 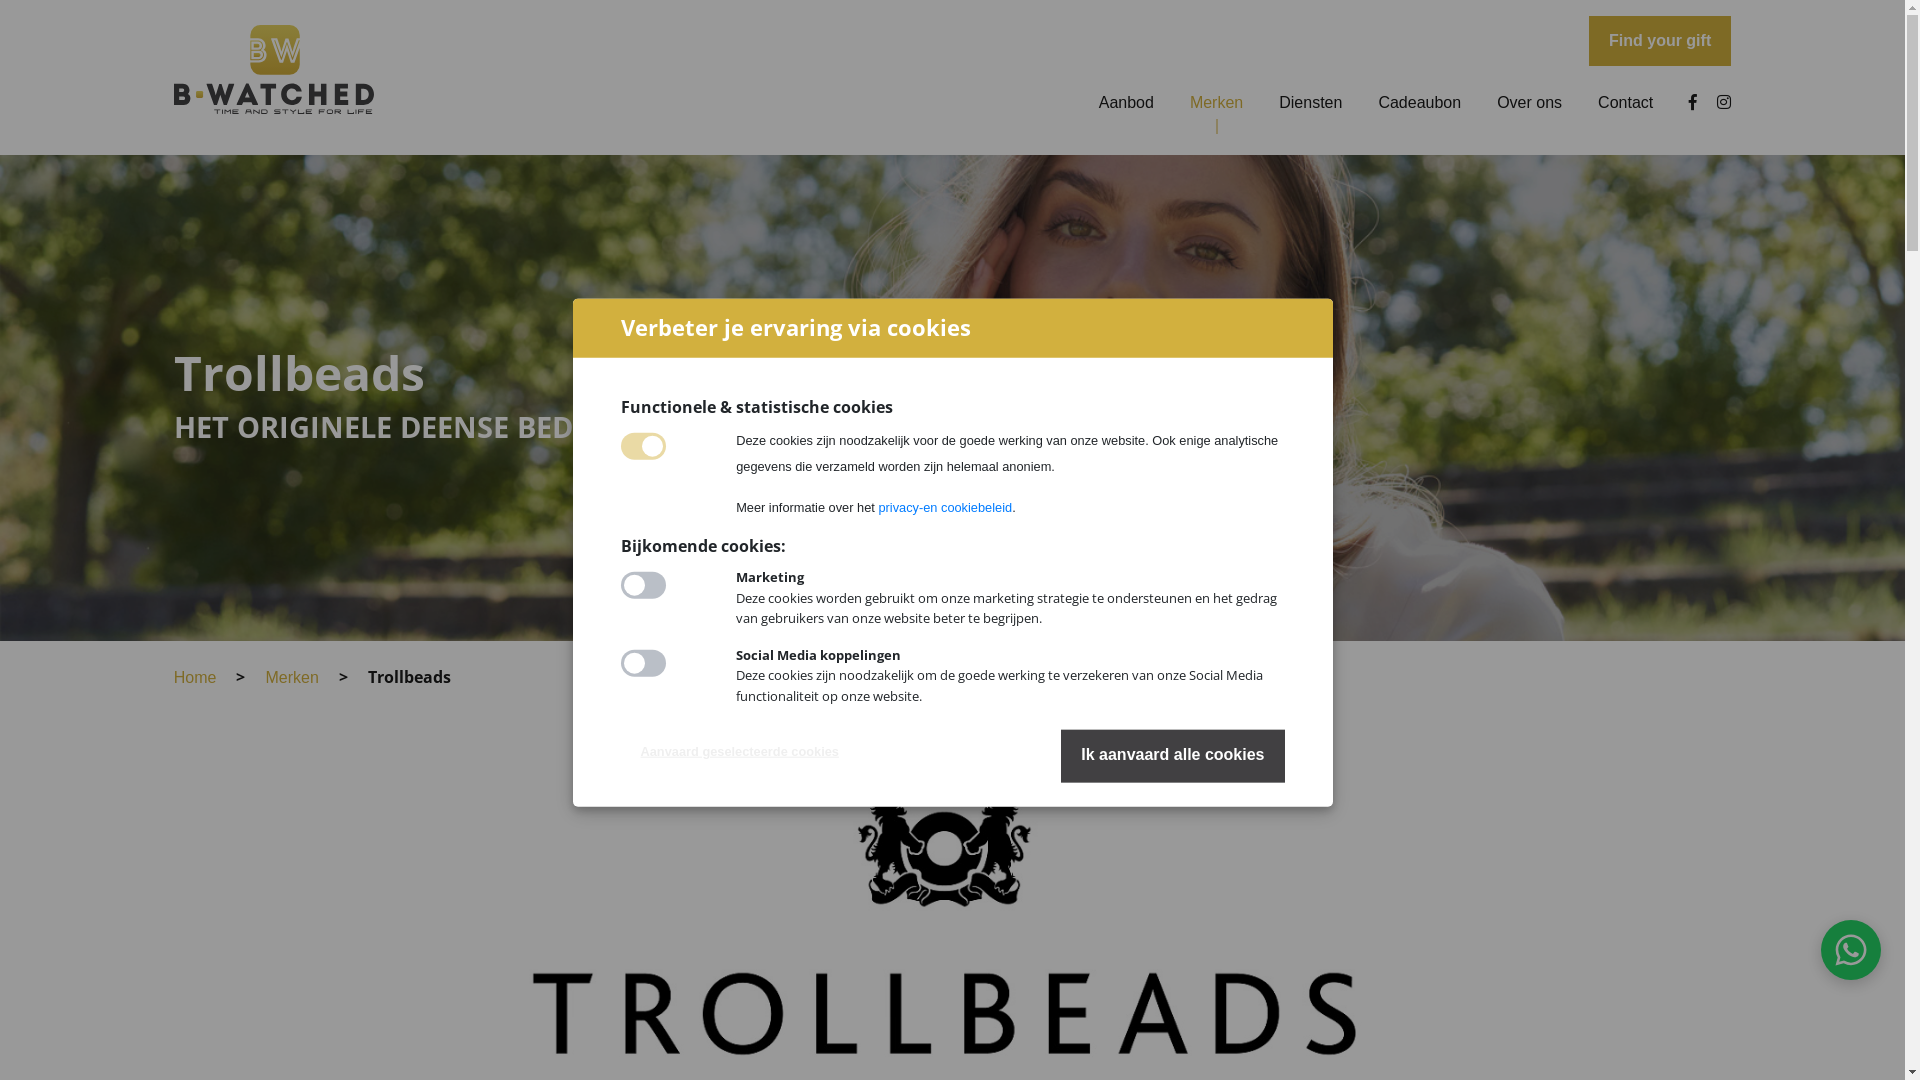 I want to click on 'Find your gift', so click(x=1660, y=41).